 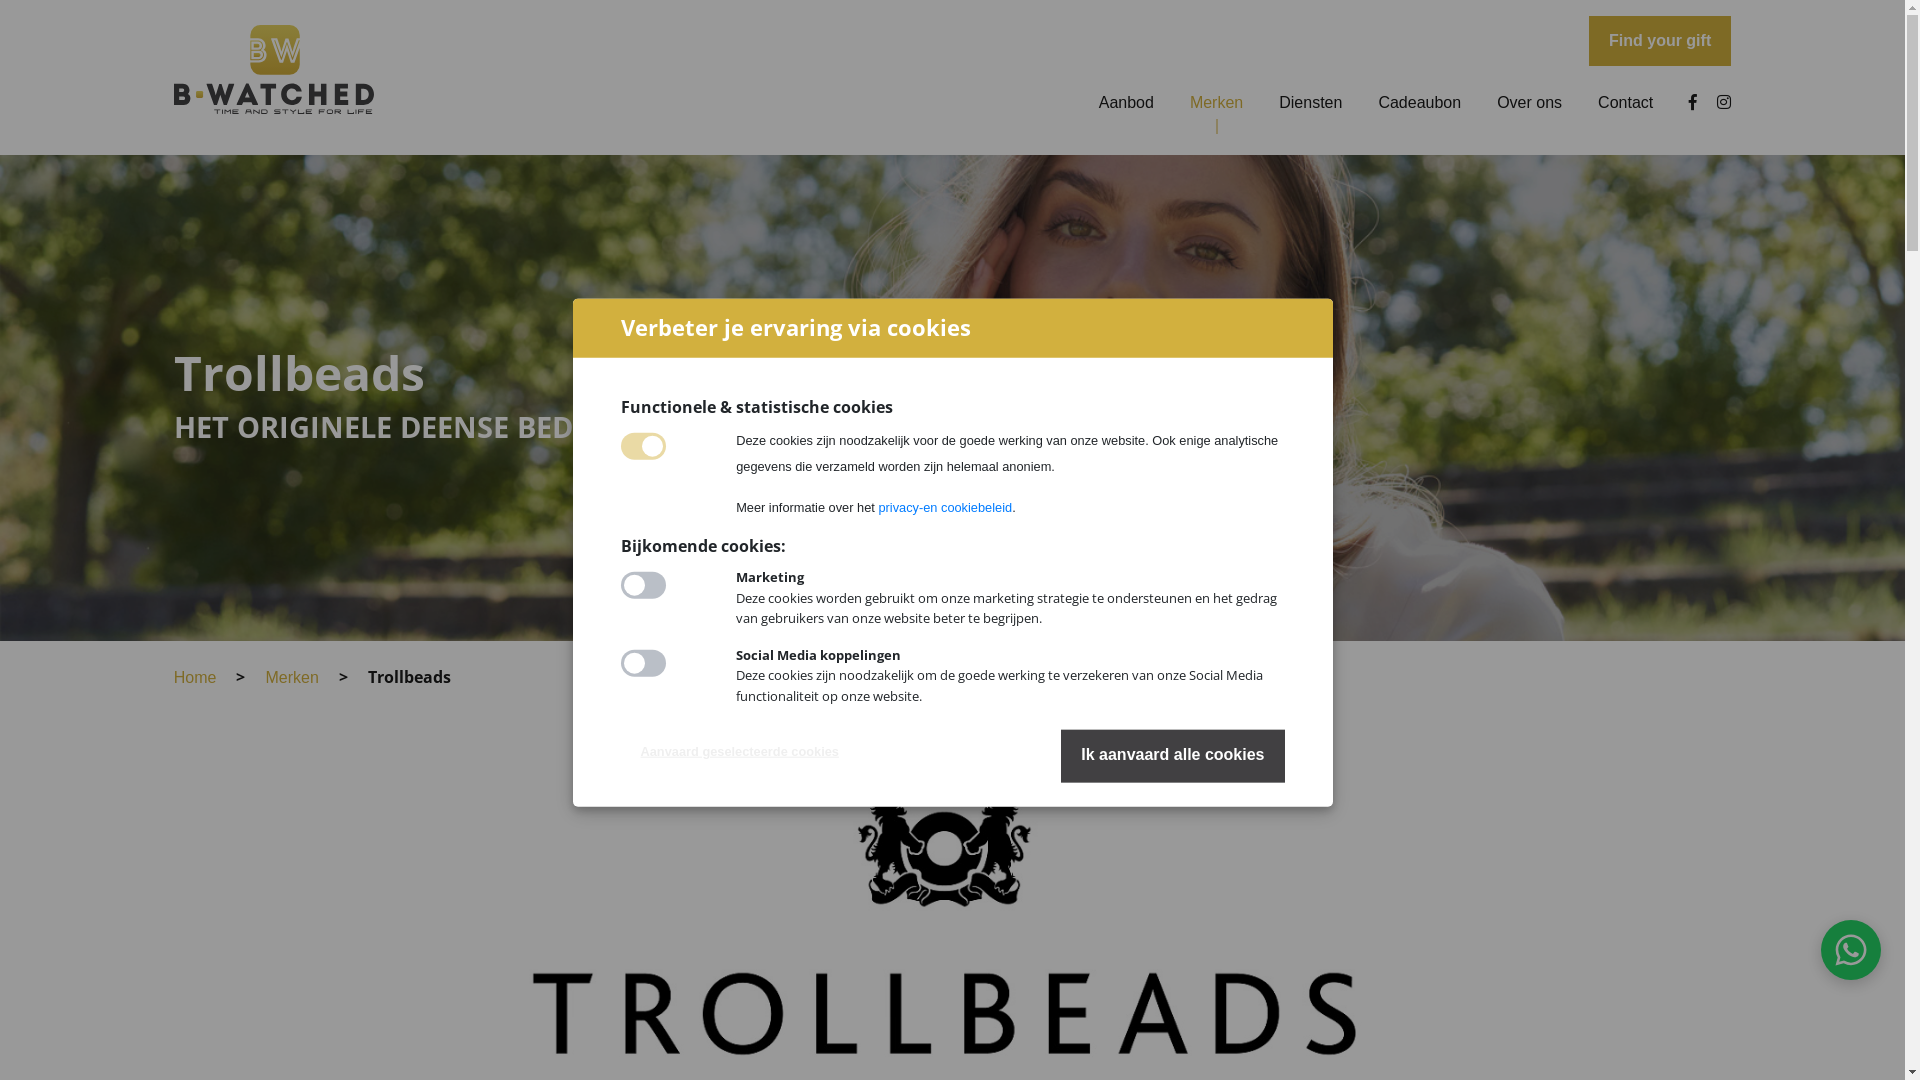 I want to click on 'Find your gift', so click(x=1660, y=41).